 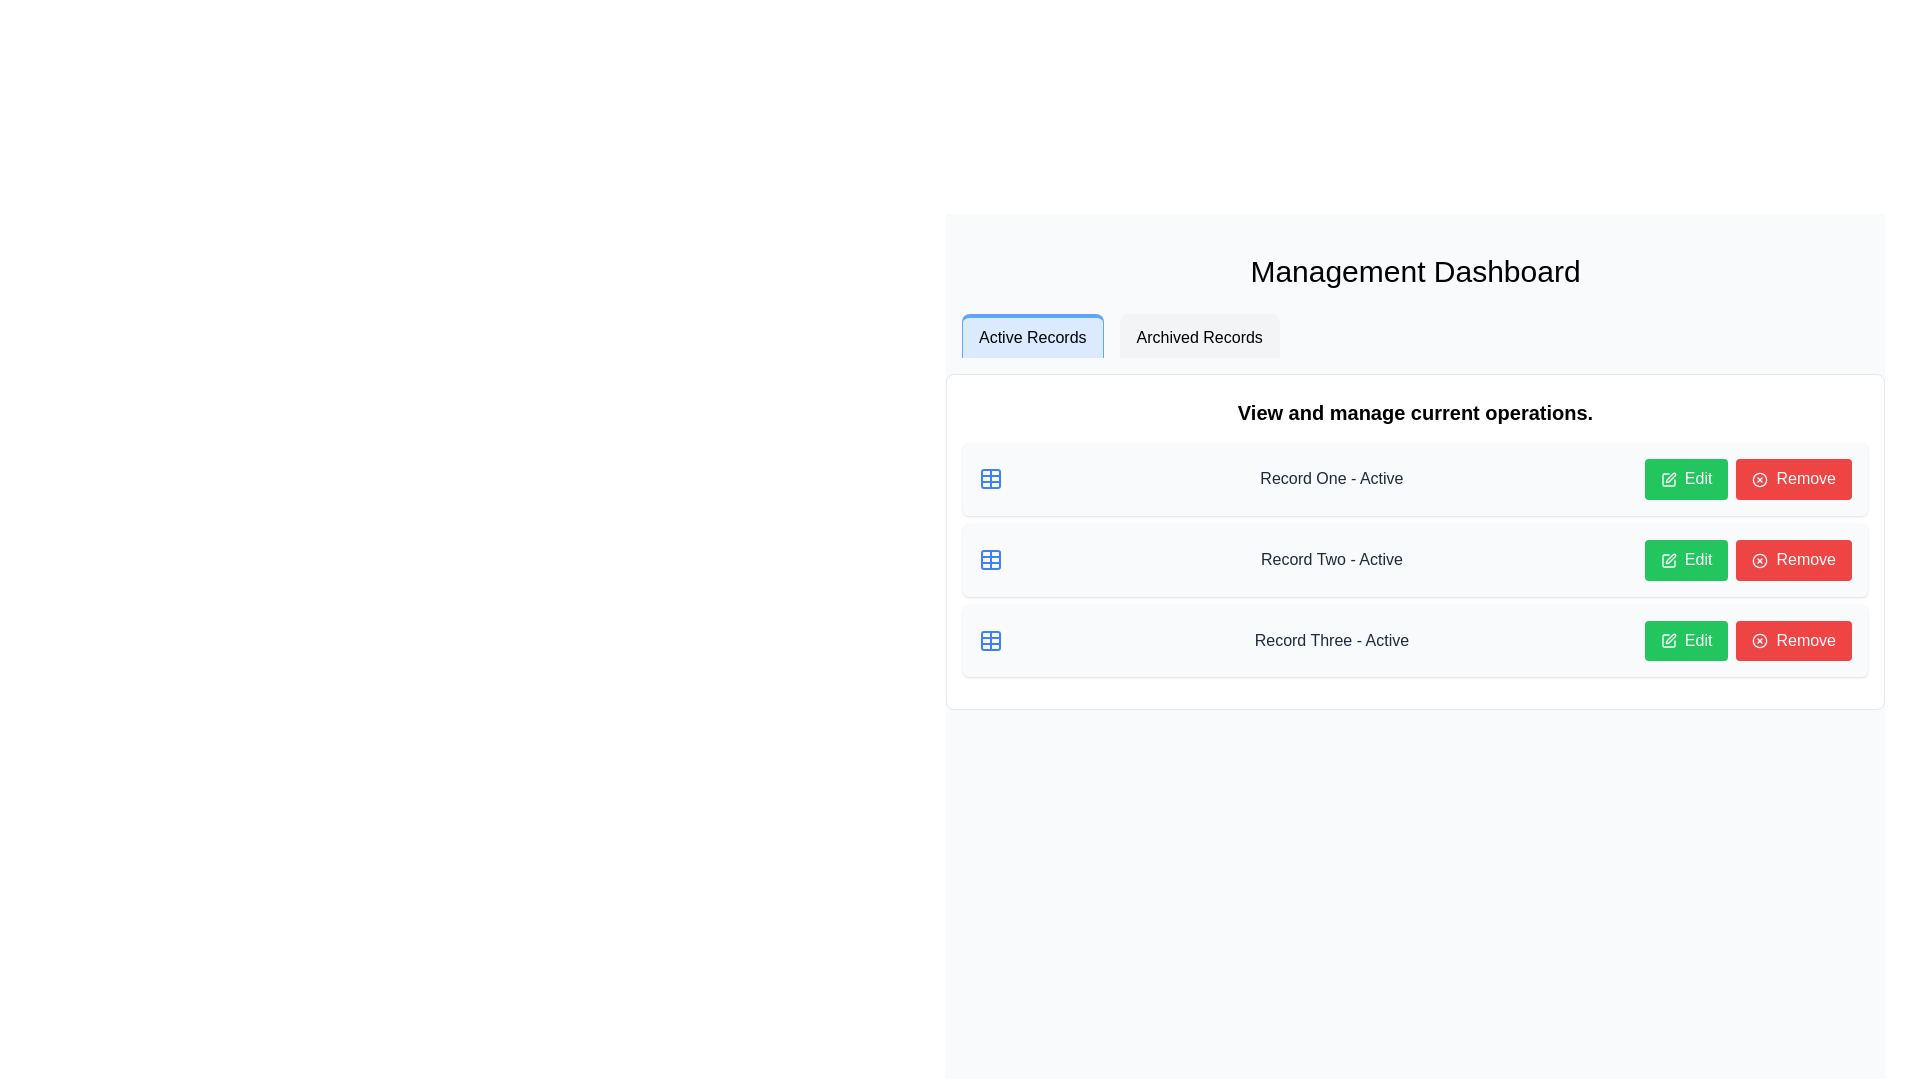 What do you see at coordinates (1414, 411) in the screenshot?
I see `the Text Header that serves as a descriptive header for the section, indicating the purpose or content of the subsequent list` at bounding box center [1414, 411].